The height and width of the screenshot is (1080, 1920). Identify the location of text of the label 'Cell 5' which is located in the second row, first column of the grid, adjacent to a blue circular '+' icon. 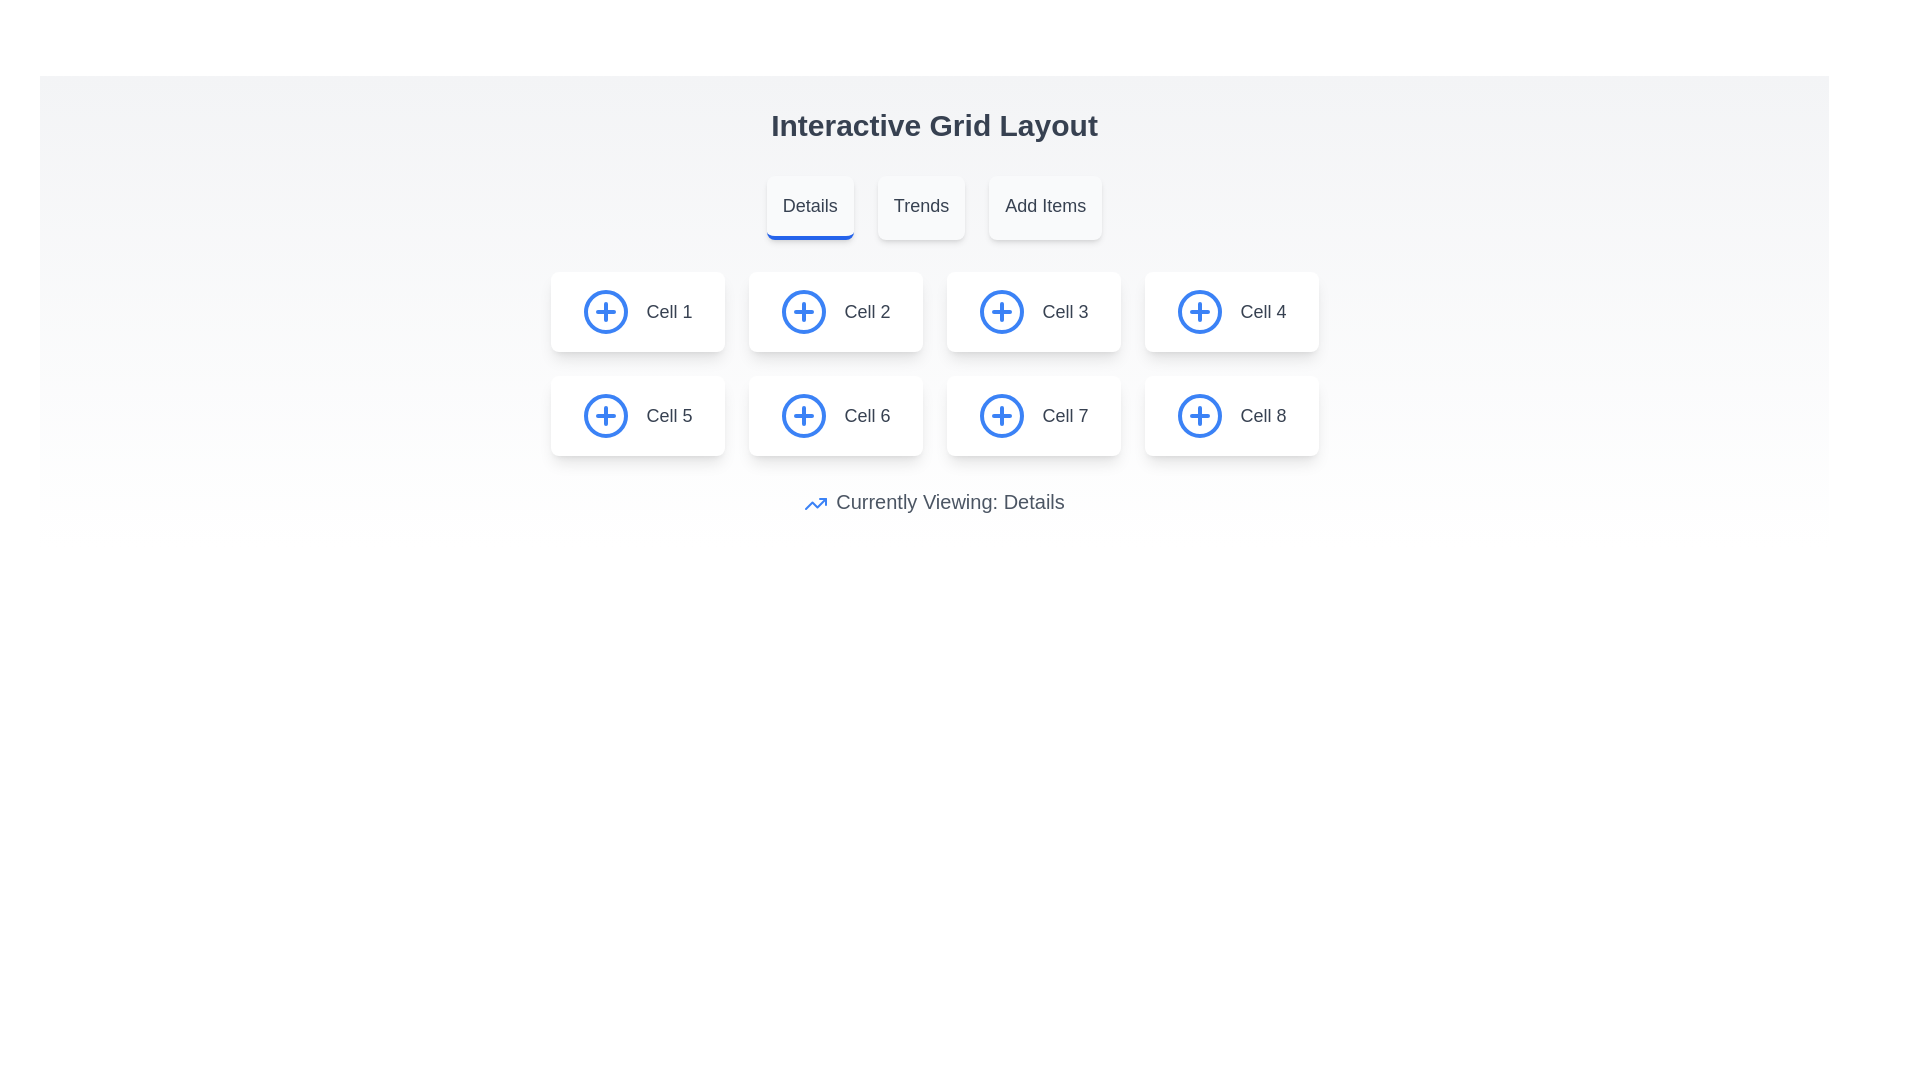
(669, 415).